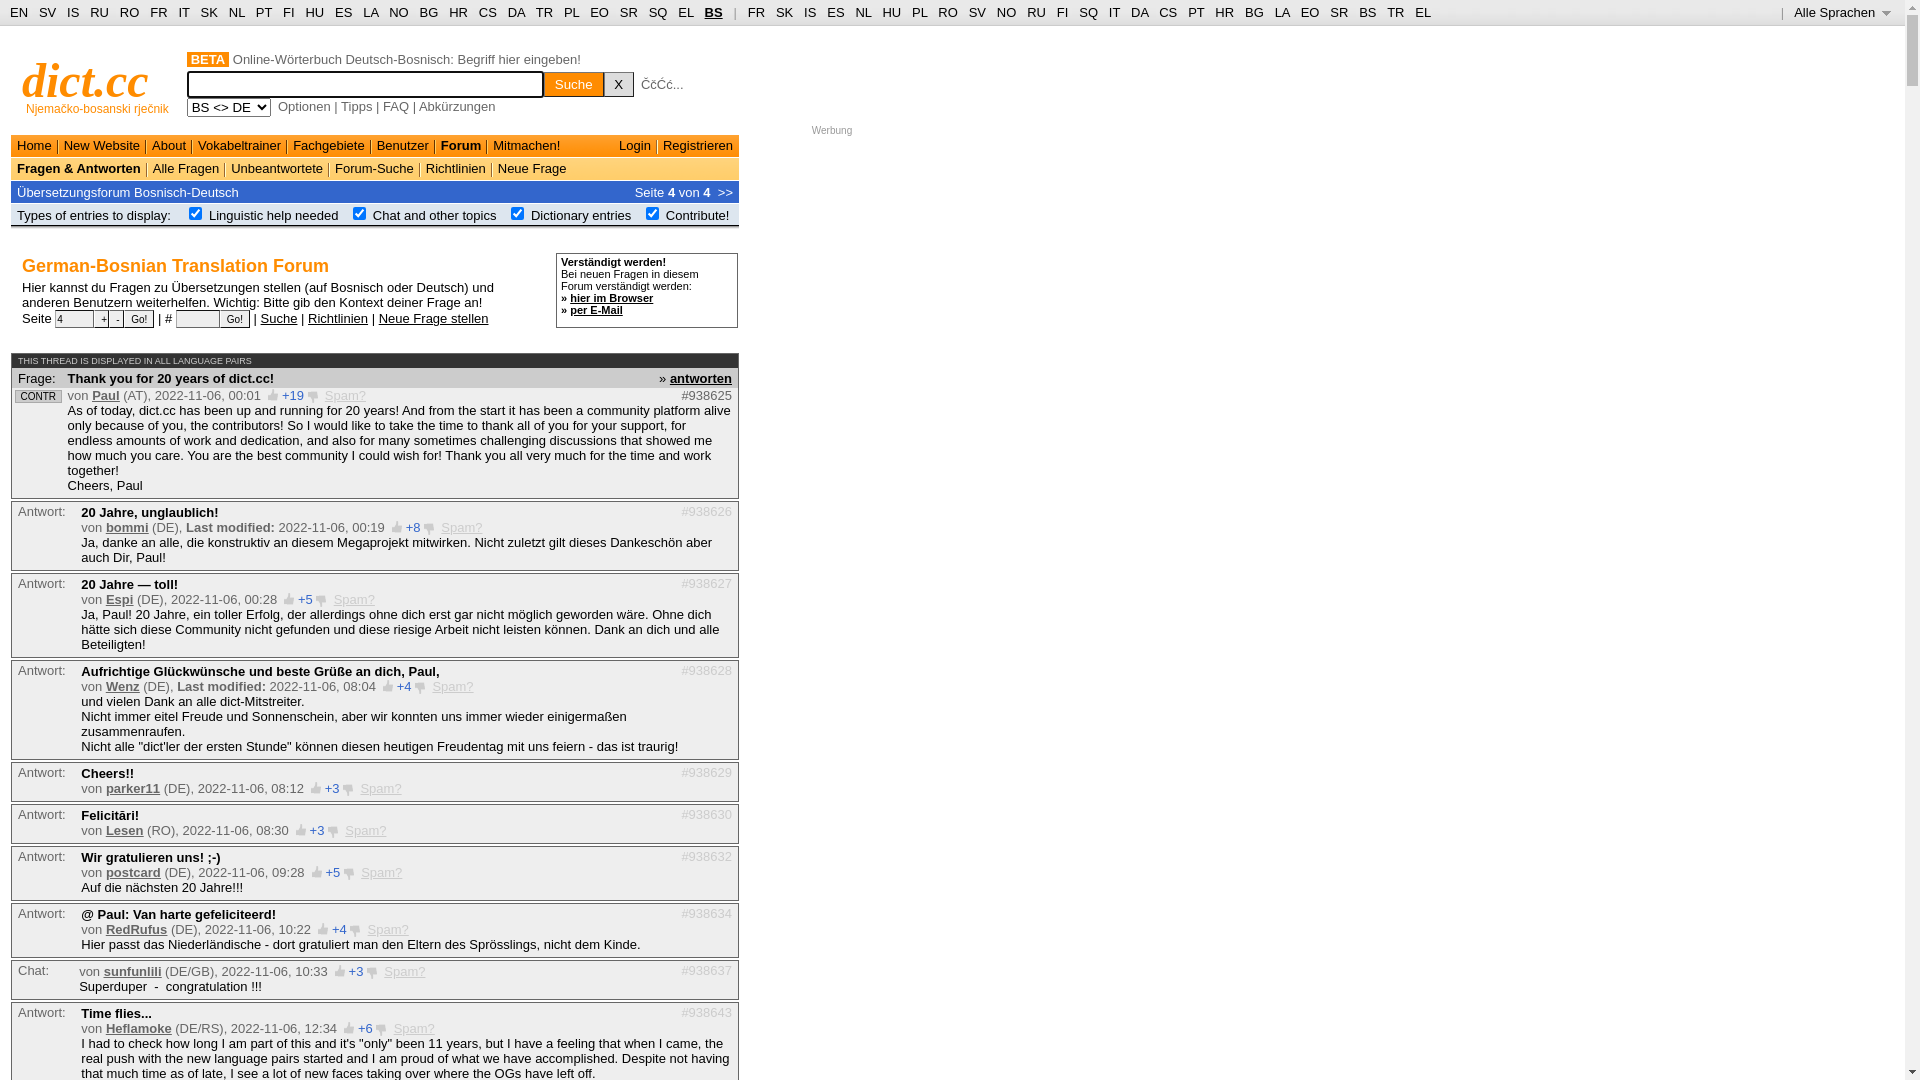 The width and height of the screenshot is (1920, 1080). Describe the element at coordinates (457, 12) in the screenshot. I see `'HR'` at that location.